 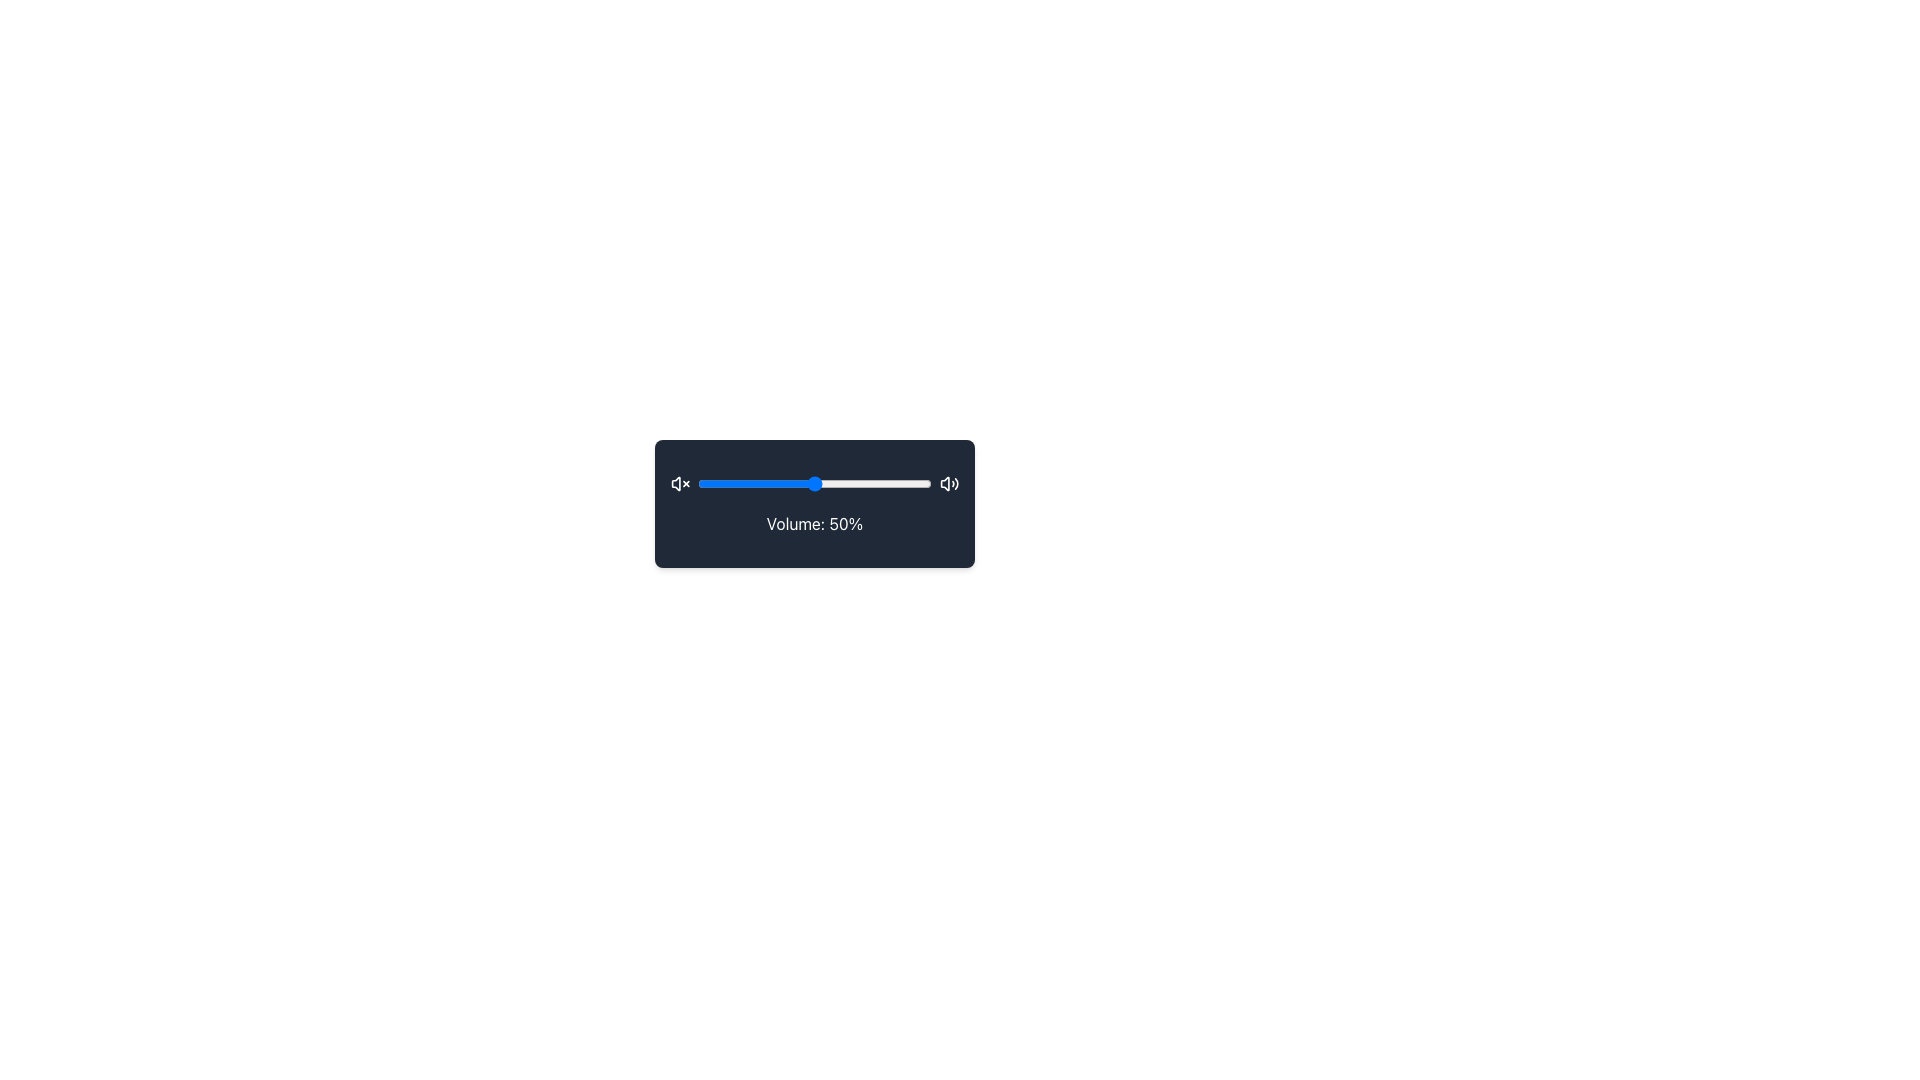 What do you see at coordinates (719, 483) in the screenshot?
I see `the volume` at bounding box center [719, 483].